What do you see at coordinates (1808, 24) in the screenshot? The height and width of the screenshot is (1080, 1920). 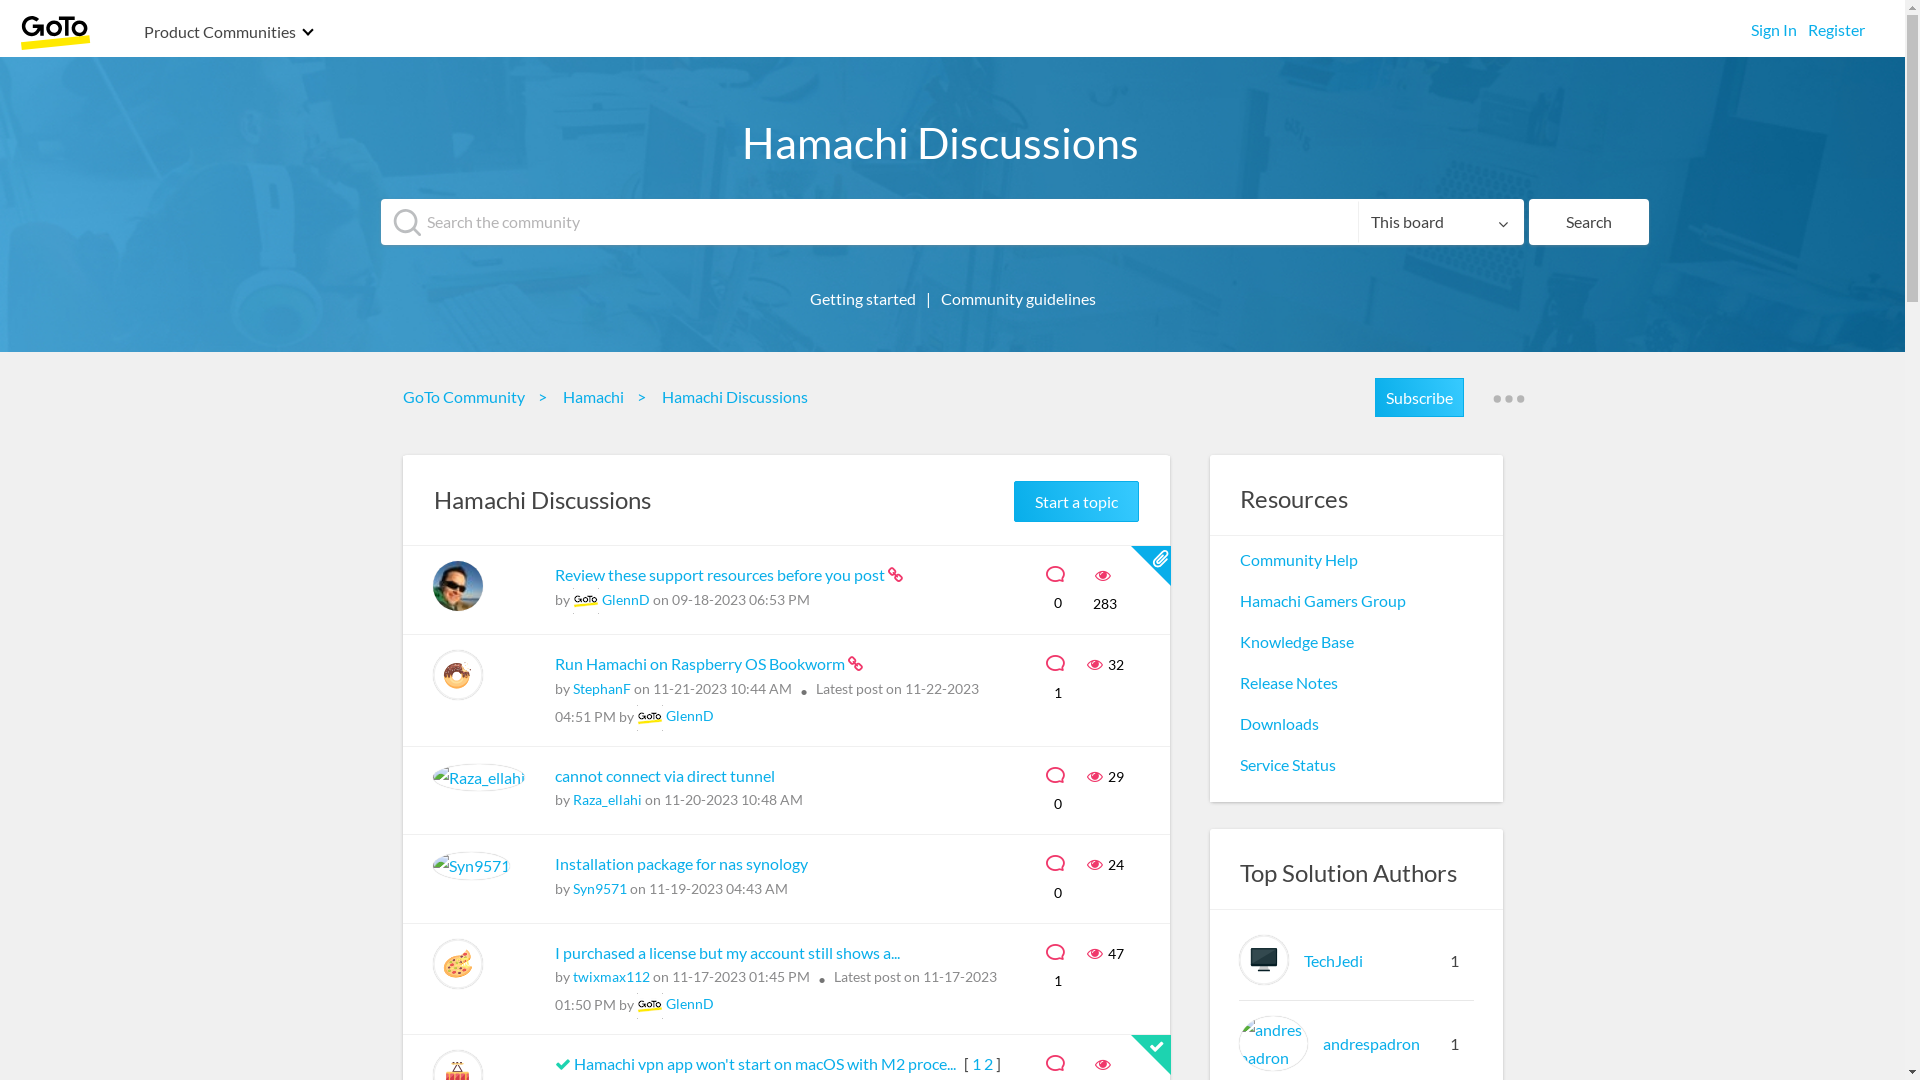 I see `'Register'` at bounding box center [1808, 24].